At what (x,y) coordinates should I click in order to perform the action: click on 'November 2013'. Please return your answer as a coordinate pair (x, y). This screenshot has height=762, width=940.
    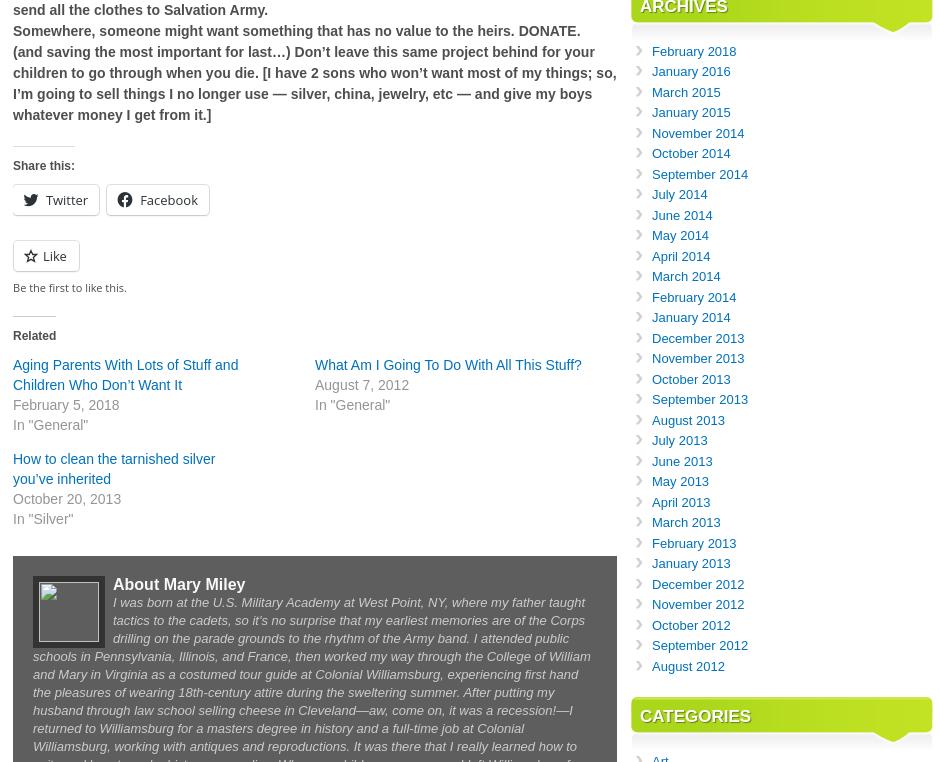
    Looking at the image, I should click on (697, 358).